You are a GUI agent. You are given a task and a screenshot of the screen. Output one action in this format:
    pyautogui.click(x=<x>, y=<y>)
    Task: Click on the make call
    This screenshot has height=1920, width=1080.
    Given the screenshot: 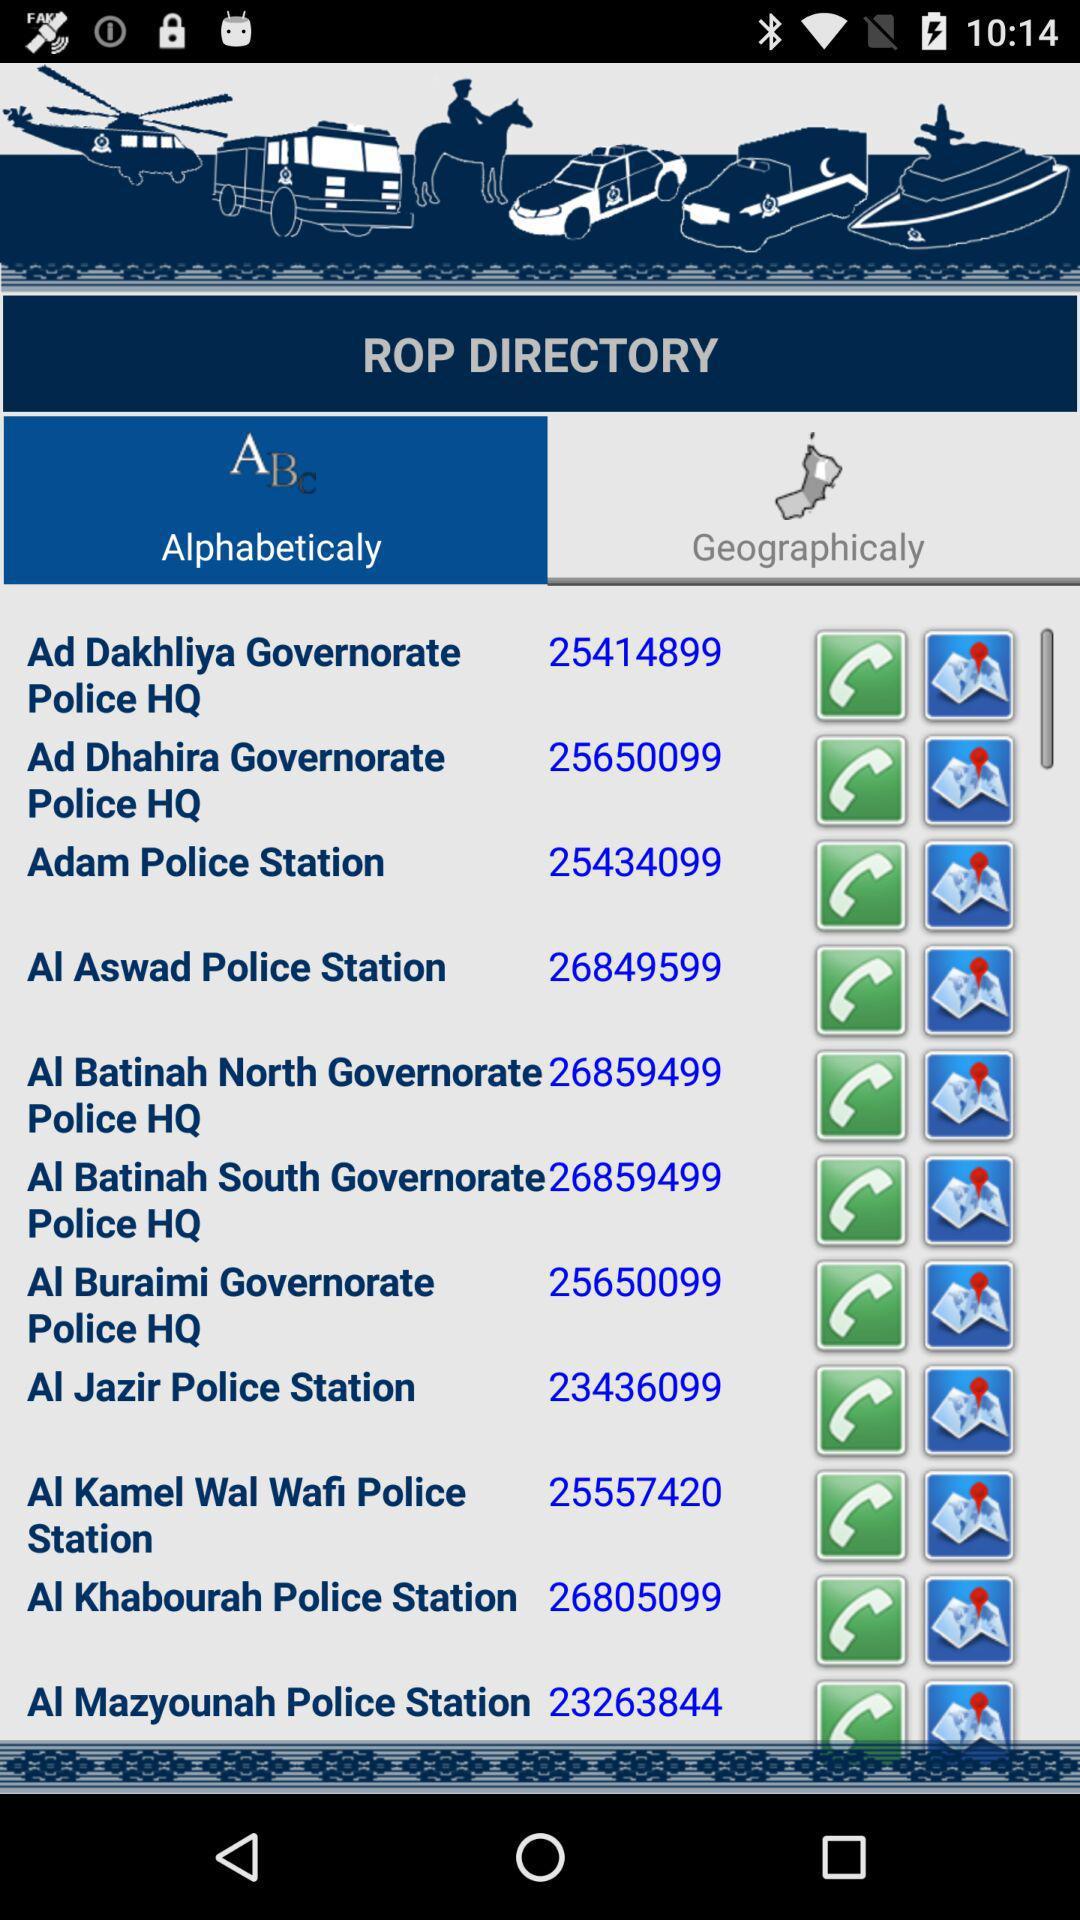 What is the action you would take?
    pyautogui.click(x=859, y=1410)
    